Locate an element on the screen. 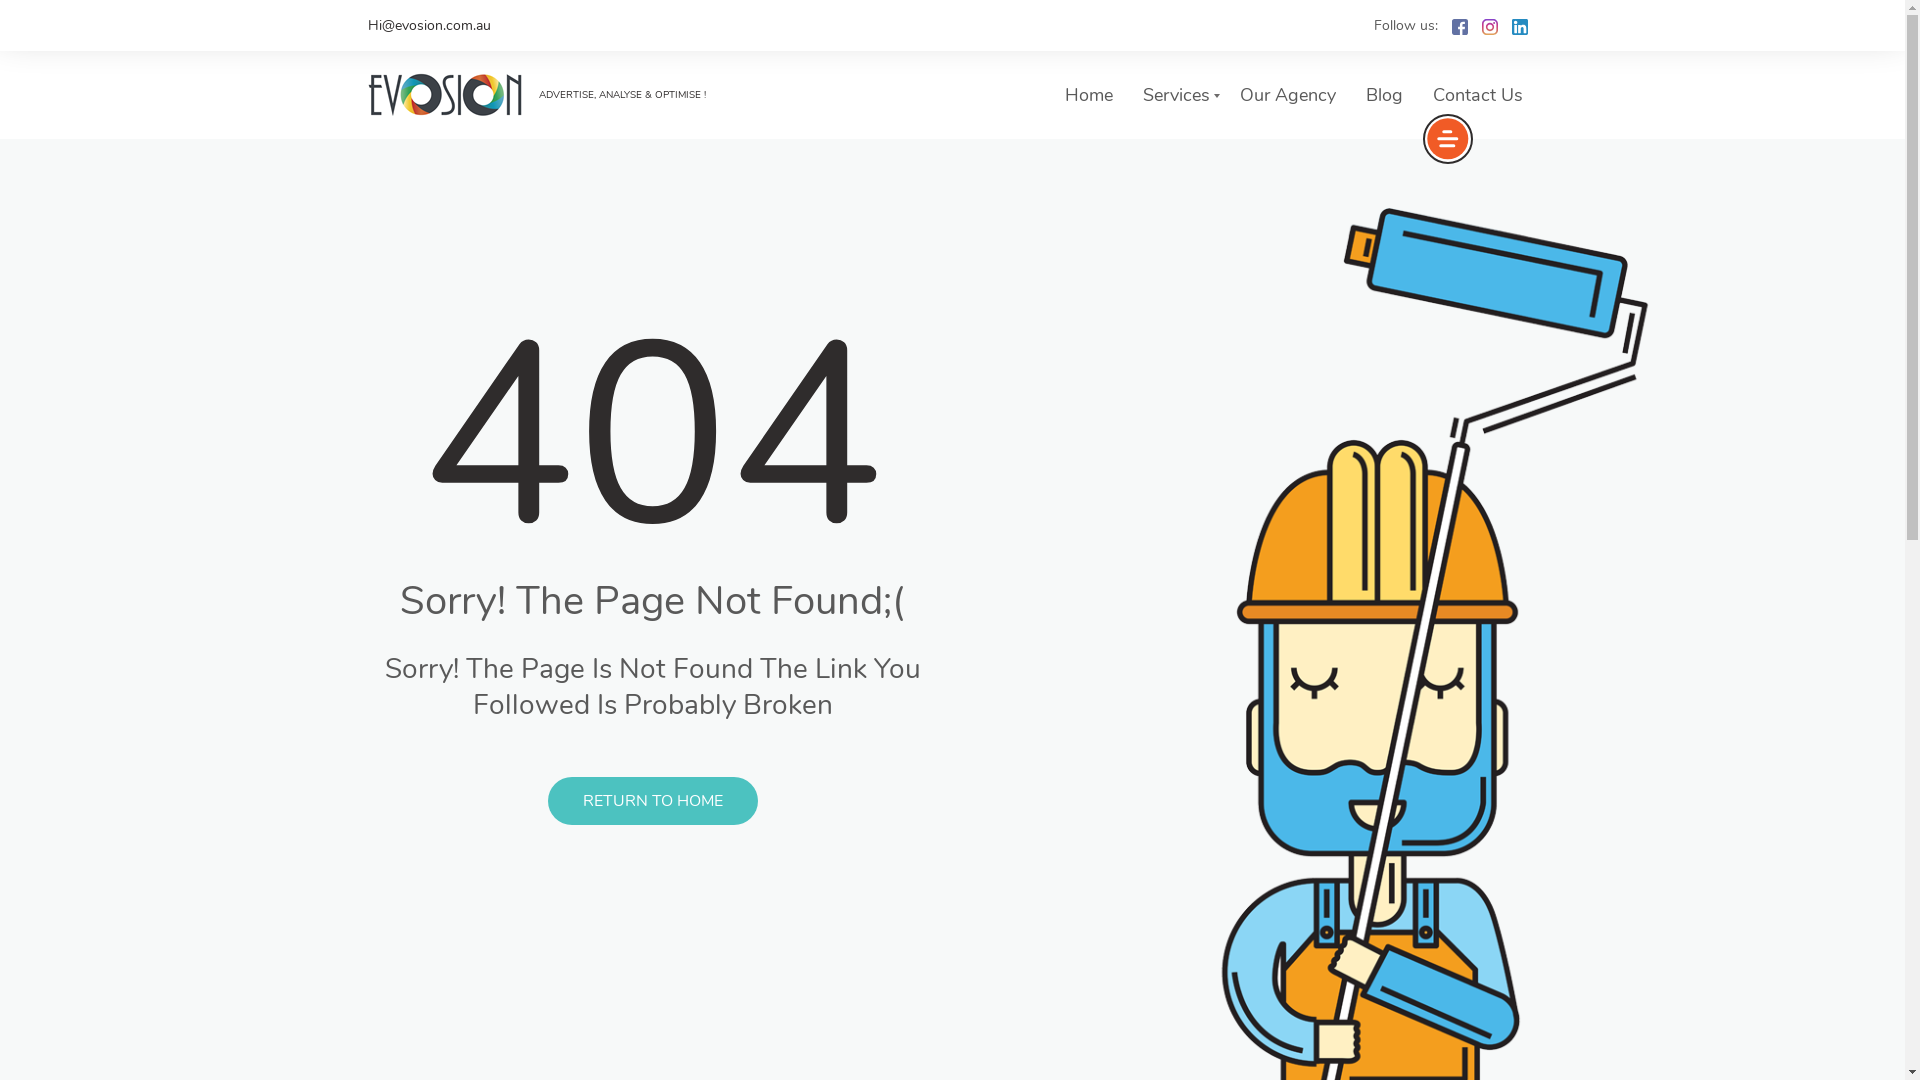 Image resolution: width=1920 pixels, height=1080 pixels. 'Home' is located at coordinates (1087, 95).